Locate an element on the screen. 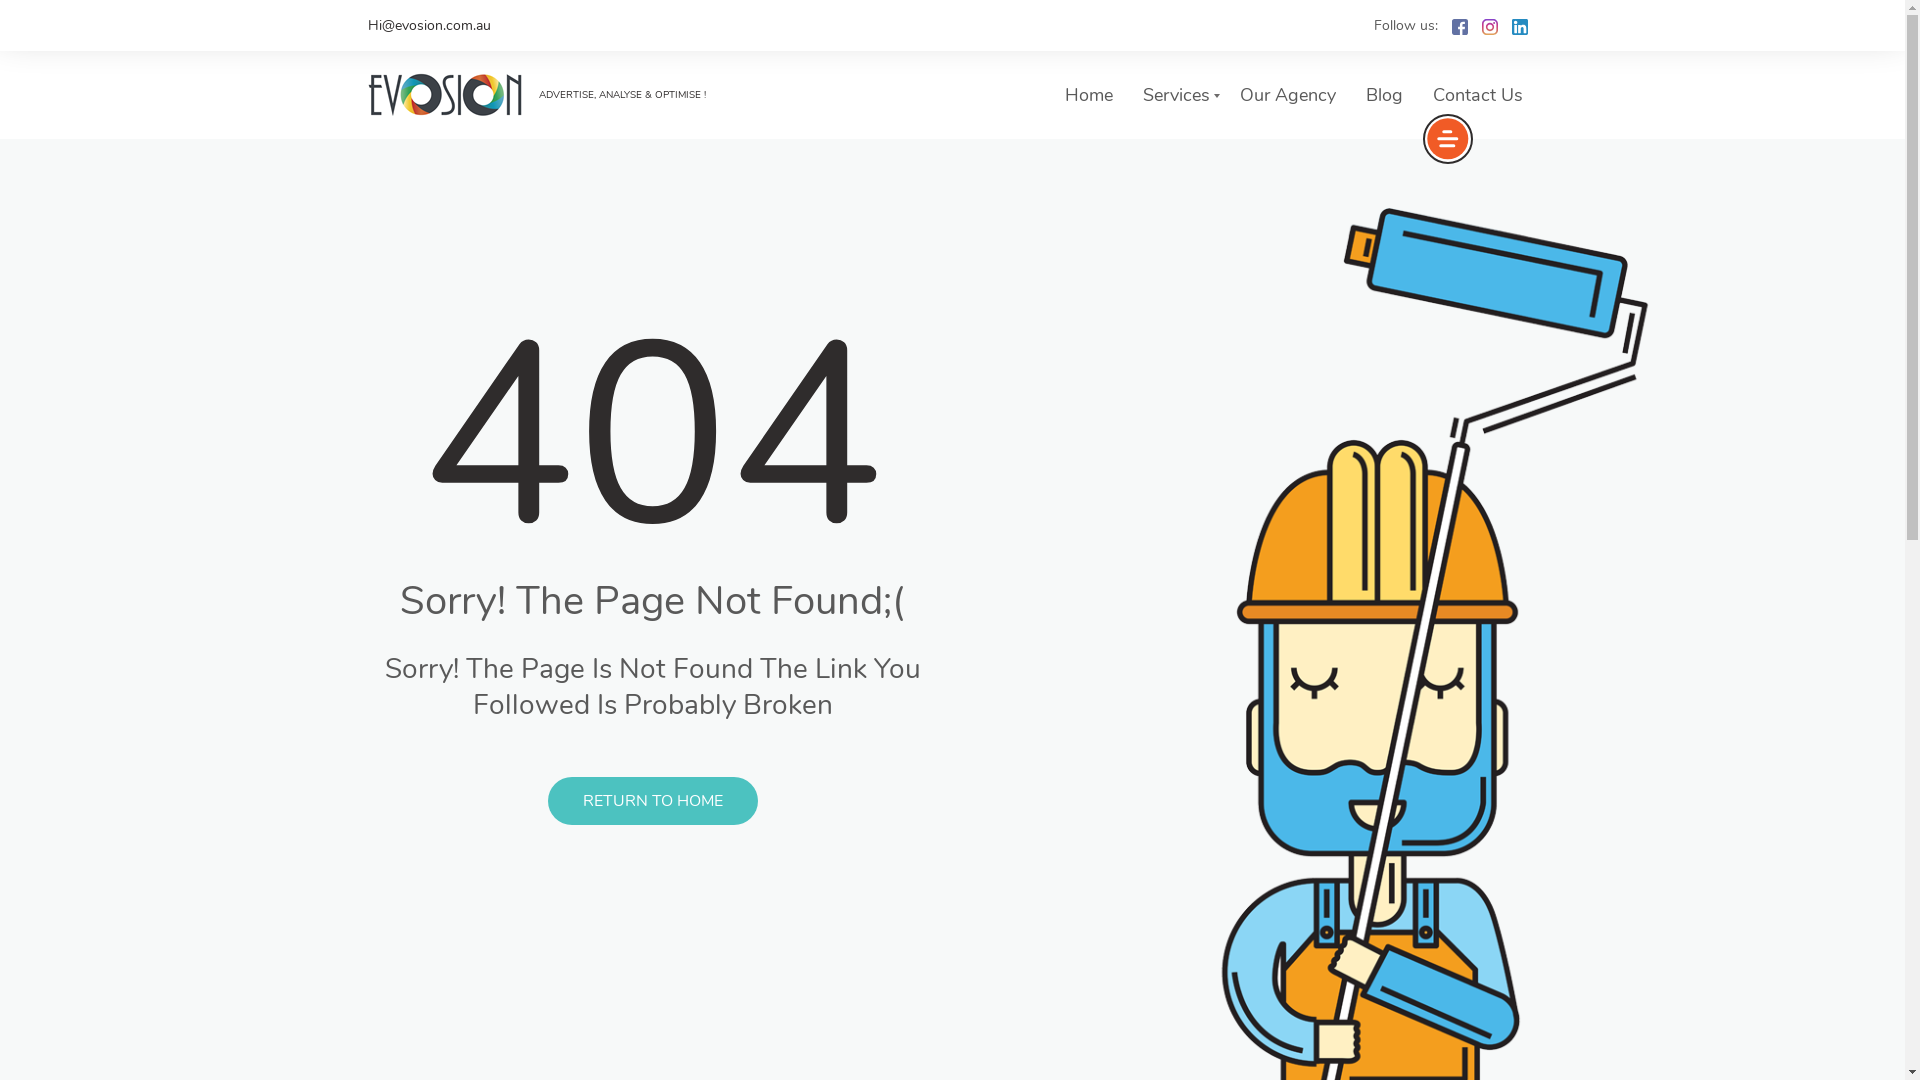 Image resolution: width=1920 pixels, height=1080 pixels. 'Home' is located at coordinates (1087, 95).